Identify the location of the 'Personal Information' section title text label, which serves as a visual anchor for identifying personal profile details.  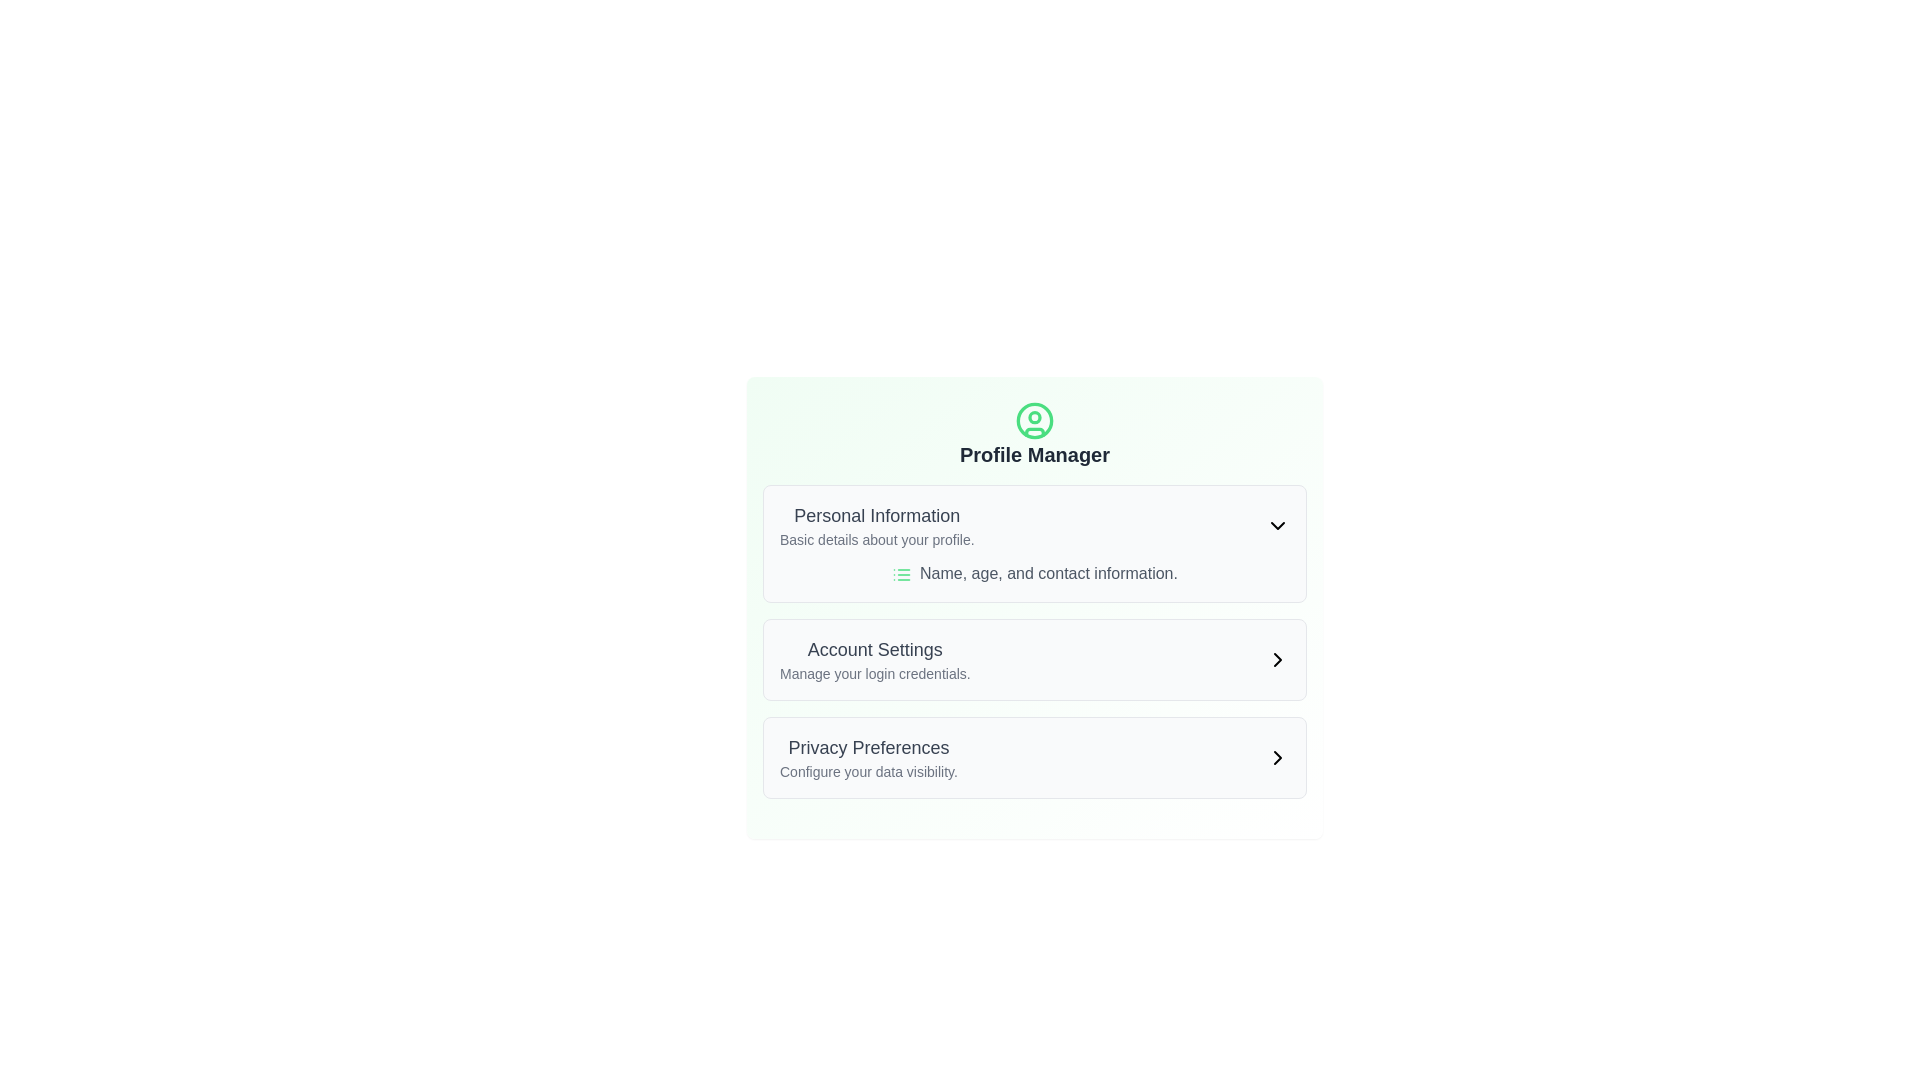
(877, 515).